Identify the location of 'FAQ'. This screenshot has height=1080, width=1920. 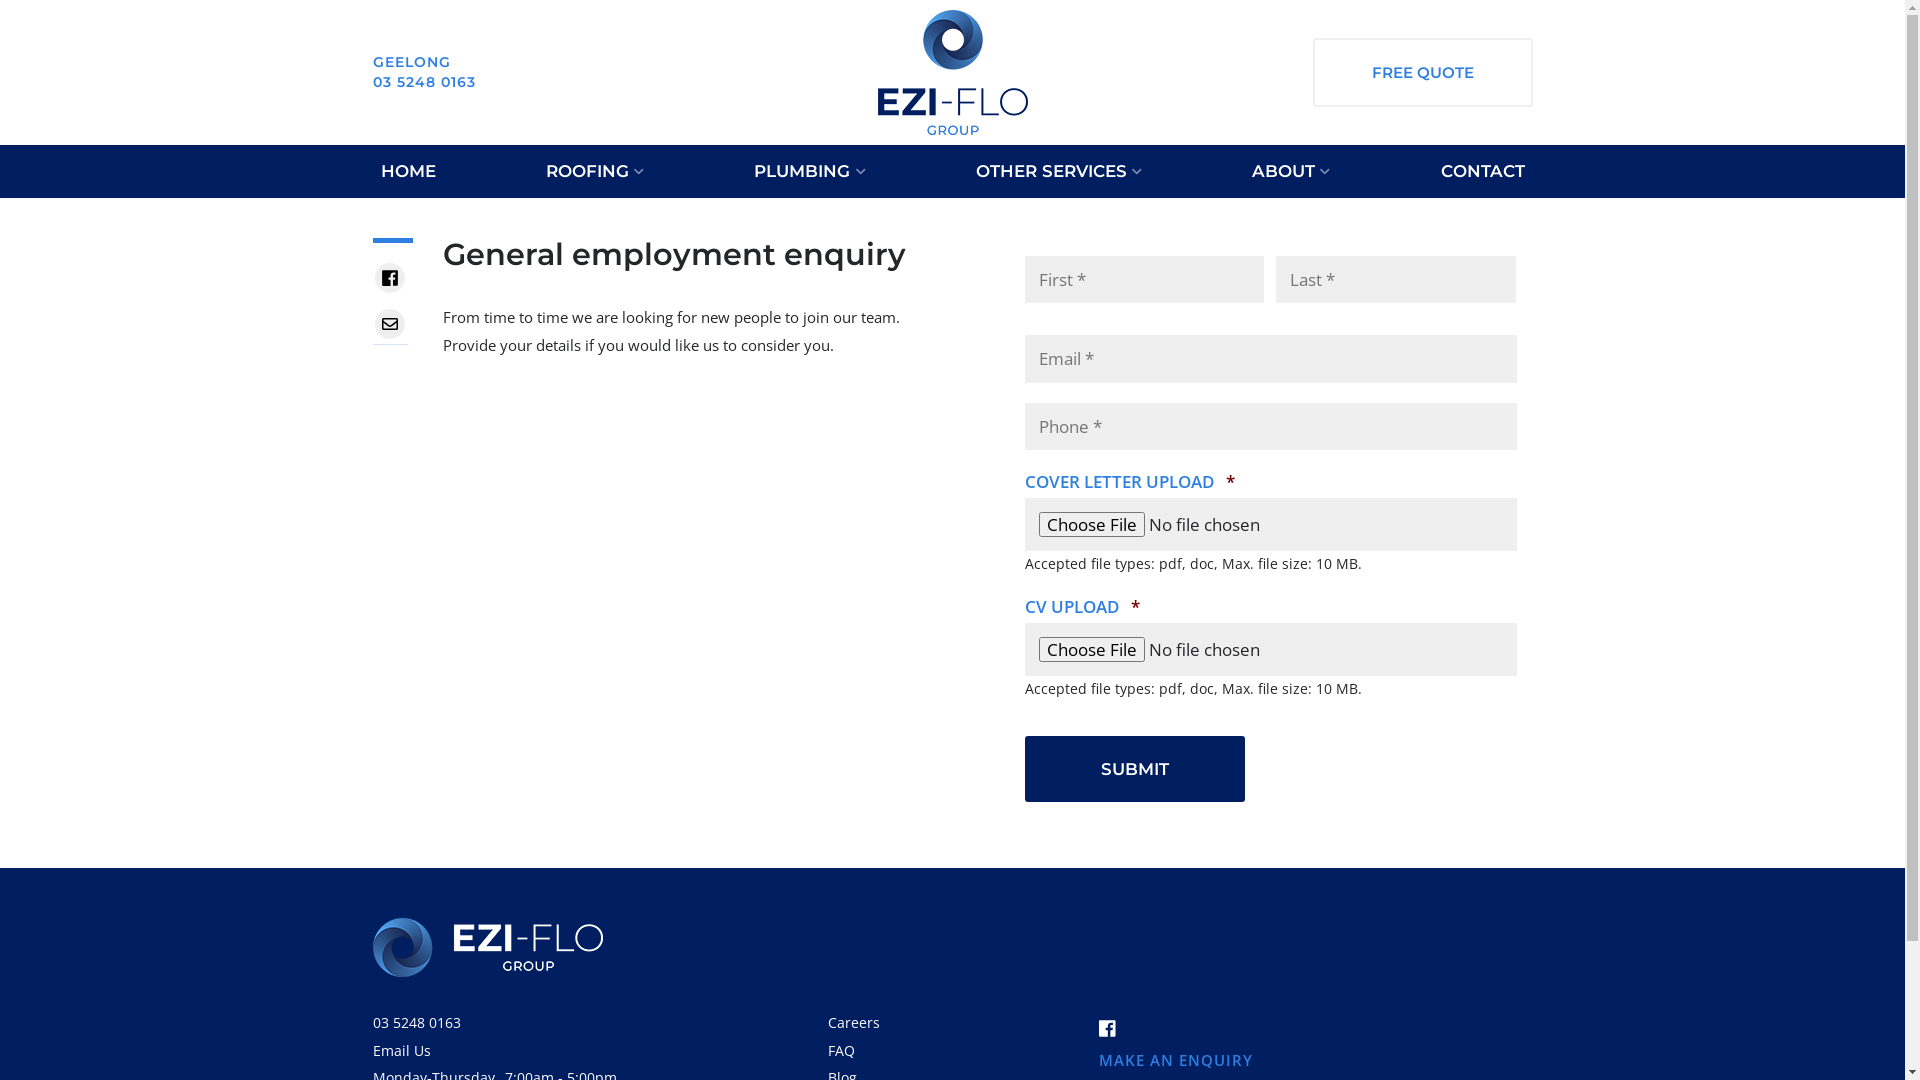
(841, 1049).